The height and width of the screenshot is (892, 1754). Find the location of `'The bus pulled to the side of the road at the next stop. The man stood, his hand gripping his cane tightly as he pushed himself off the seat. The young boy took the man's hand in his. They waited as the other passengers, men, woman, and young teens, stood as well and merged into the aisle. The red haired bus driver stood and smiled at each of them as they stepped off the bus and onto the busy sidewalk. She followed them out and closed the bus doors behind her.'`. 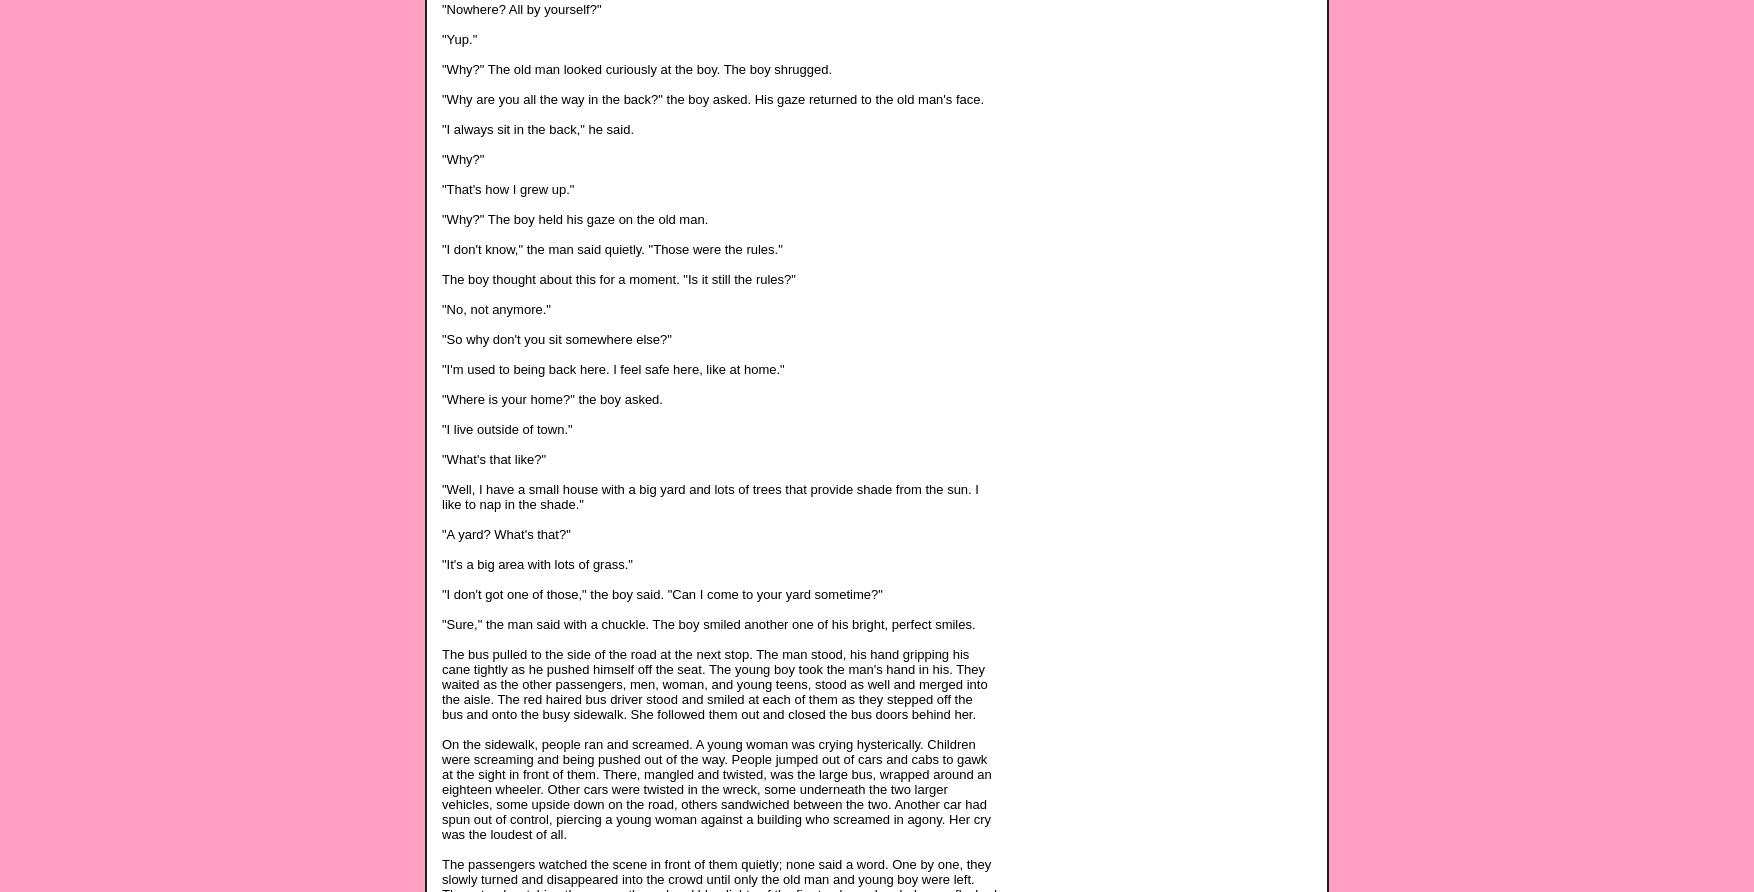

'The bus pulled to the side of the road at the next stop. The man stood, his hand gripping his cane tightly as he pushed himself off the seat. The young boy took the man's hand in his. They waited as the other passengers, men, woman, and young teens, stood as well and merged into the aisle. The red haired bus driver stood and smiled at each of them as they stepped off the bus and onto the busy sidewalk. She followed them out and closed the bus doors behind her.' is located at coordinates (714, 683).